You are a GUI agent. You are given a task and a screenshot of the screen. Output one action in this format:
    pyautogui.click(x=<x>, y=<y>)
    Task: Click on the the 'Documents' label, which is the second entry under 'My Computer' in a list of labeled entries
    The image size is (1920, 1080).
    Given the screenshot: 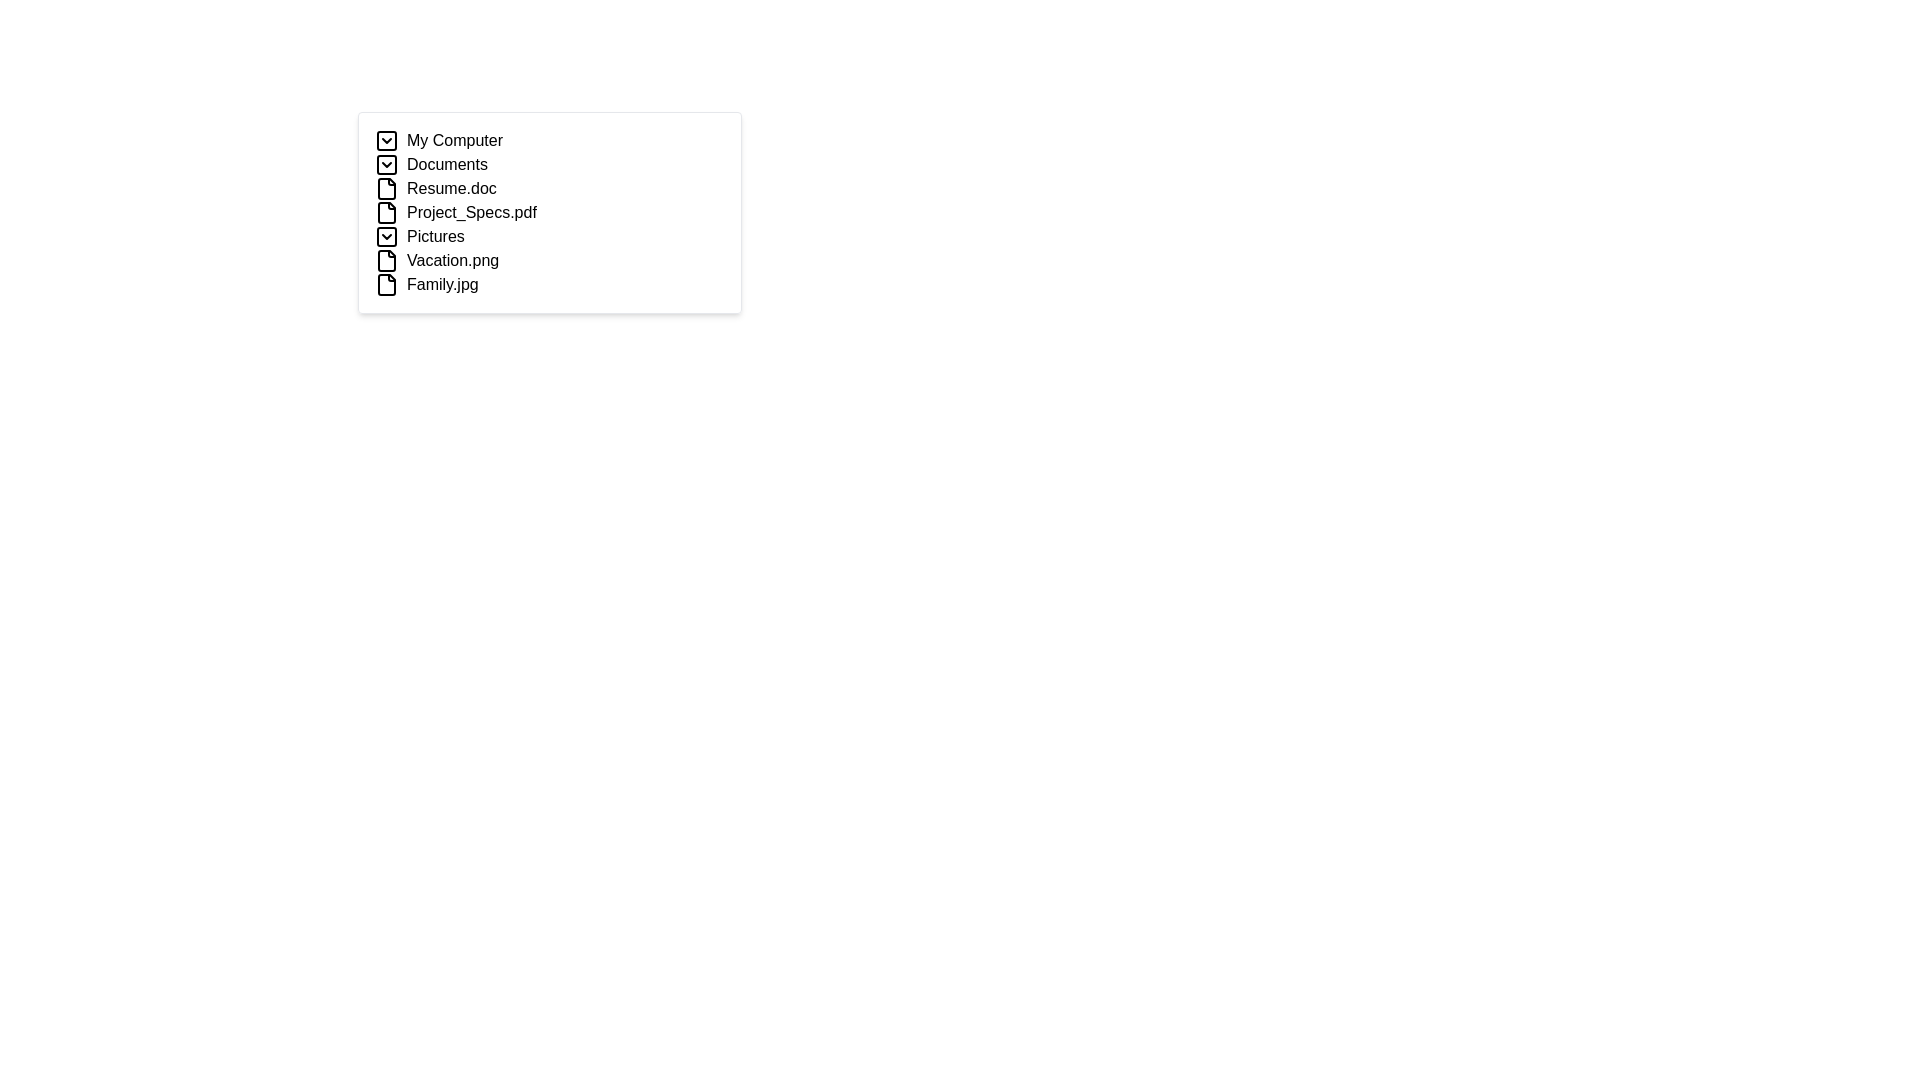 What is the action you would take?
    pyautogui.click(x=446, y=164)
    